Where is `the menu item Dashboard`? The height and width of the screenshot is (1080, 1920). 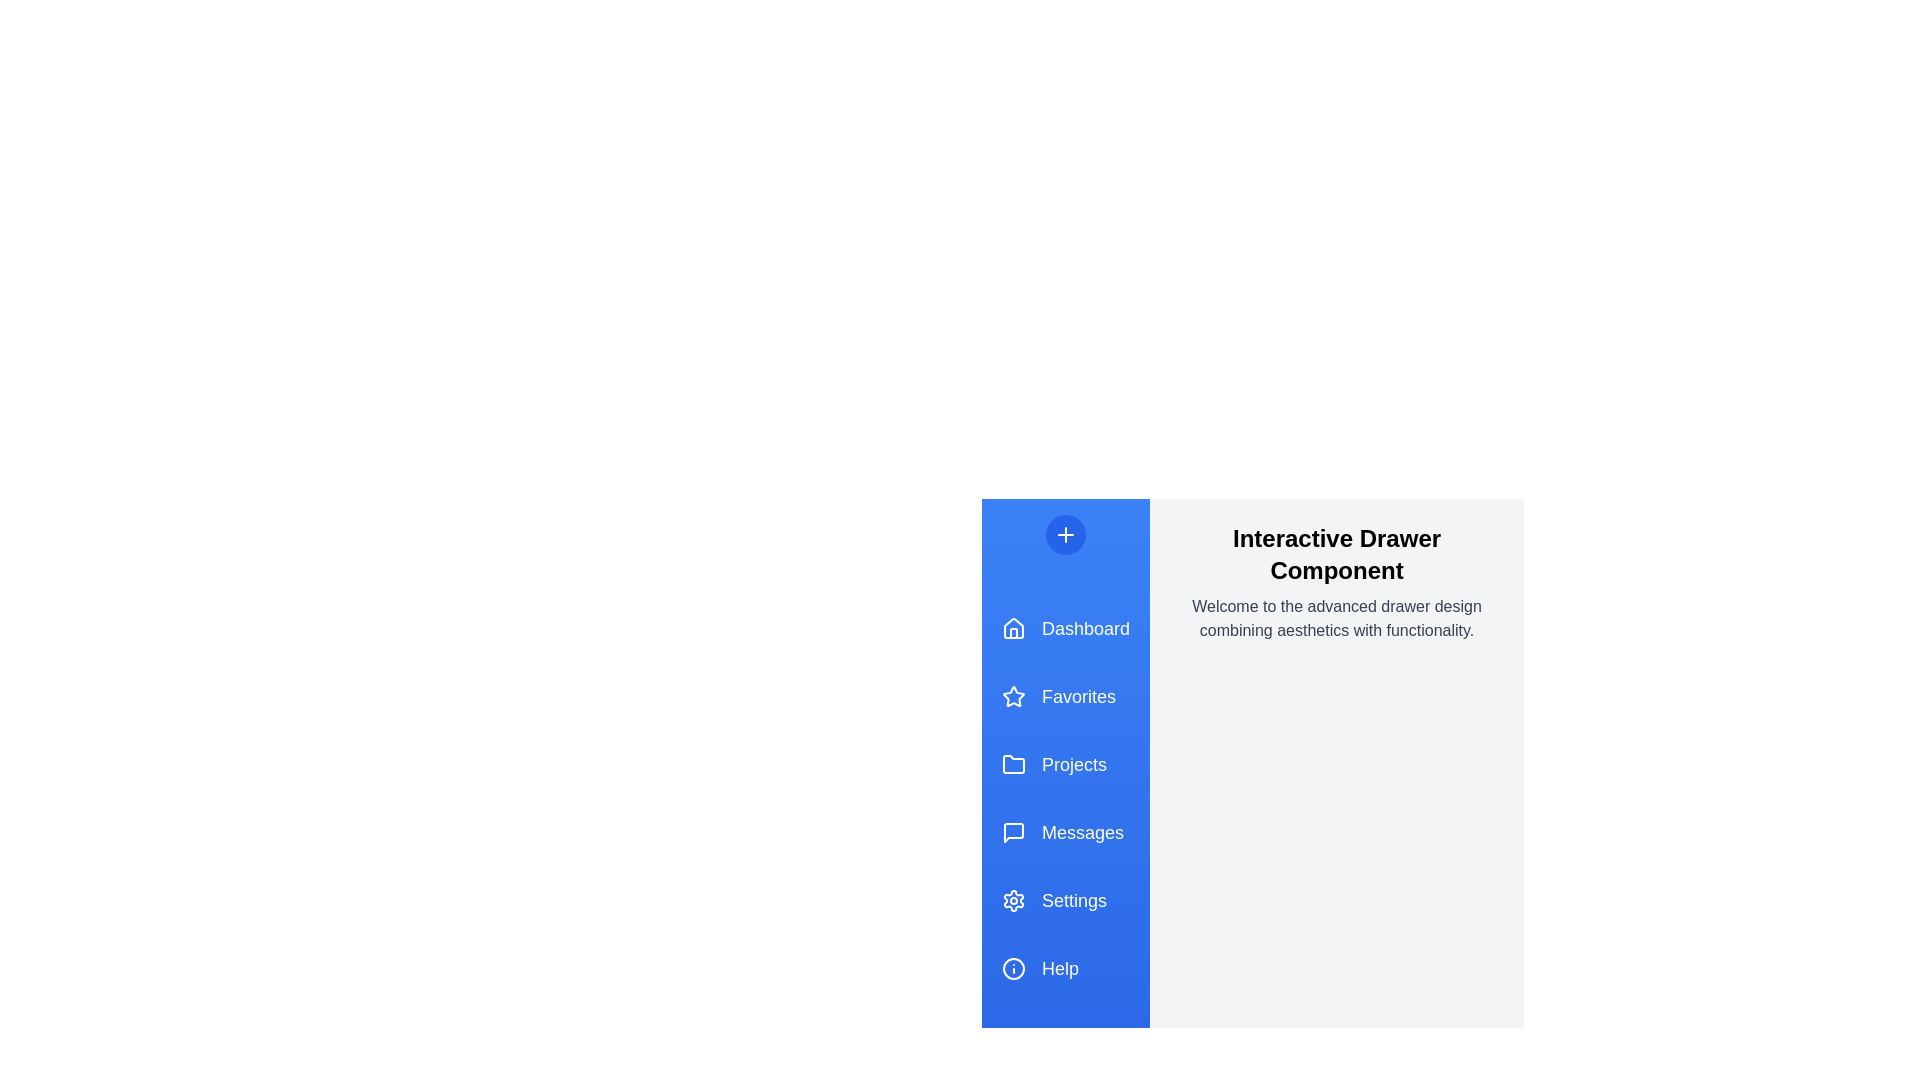 the menu item Dashboard is located at coordinates (1064, 627).